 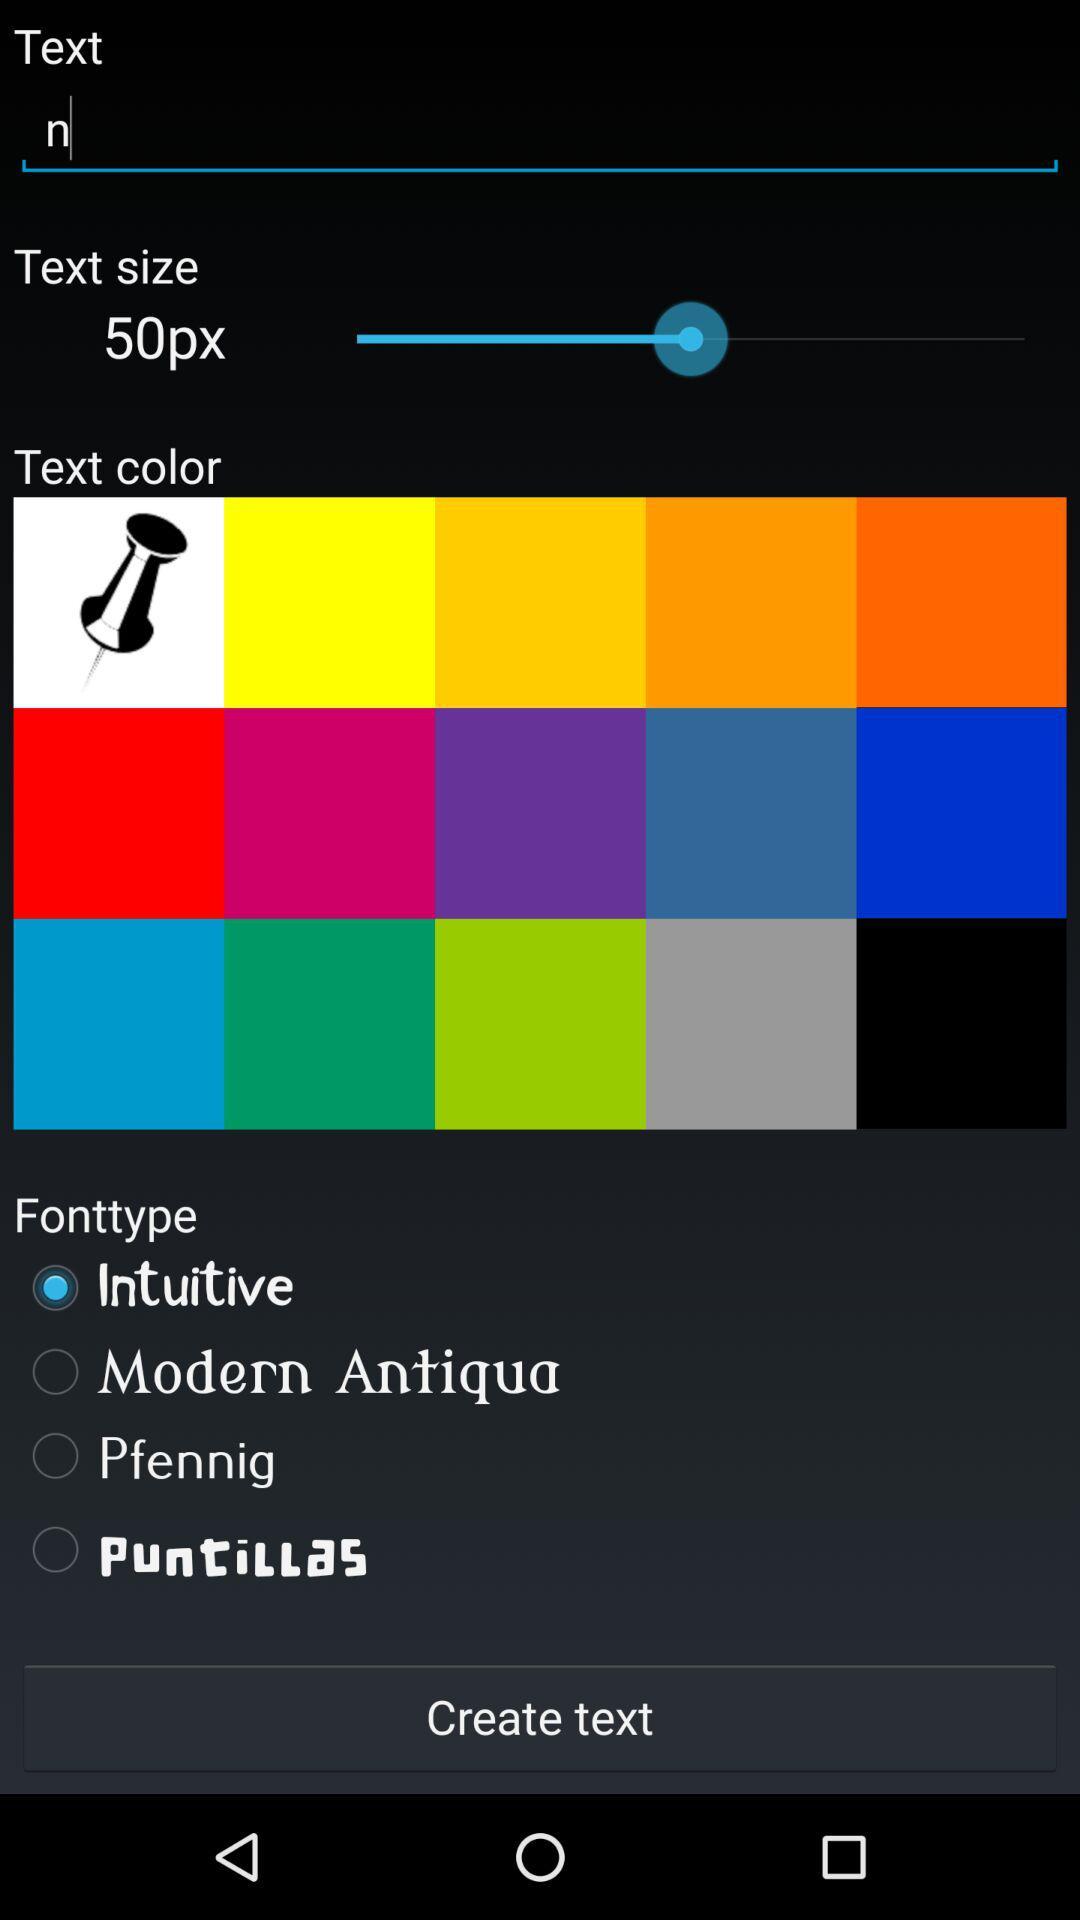 I want to click on color, so click(x=751, y=813).